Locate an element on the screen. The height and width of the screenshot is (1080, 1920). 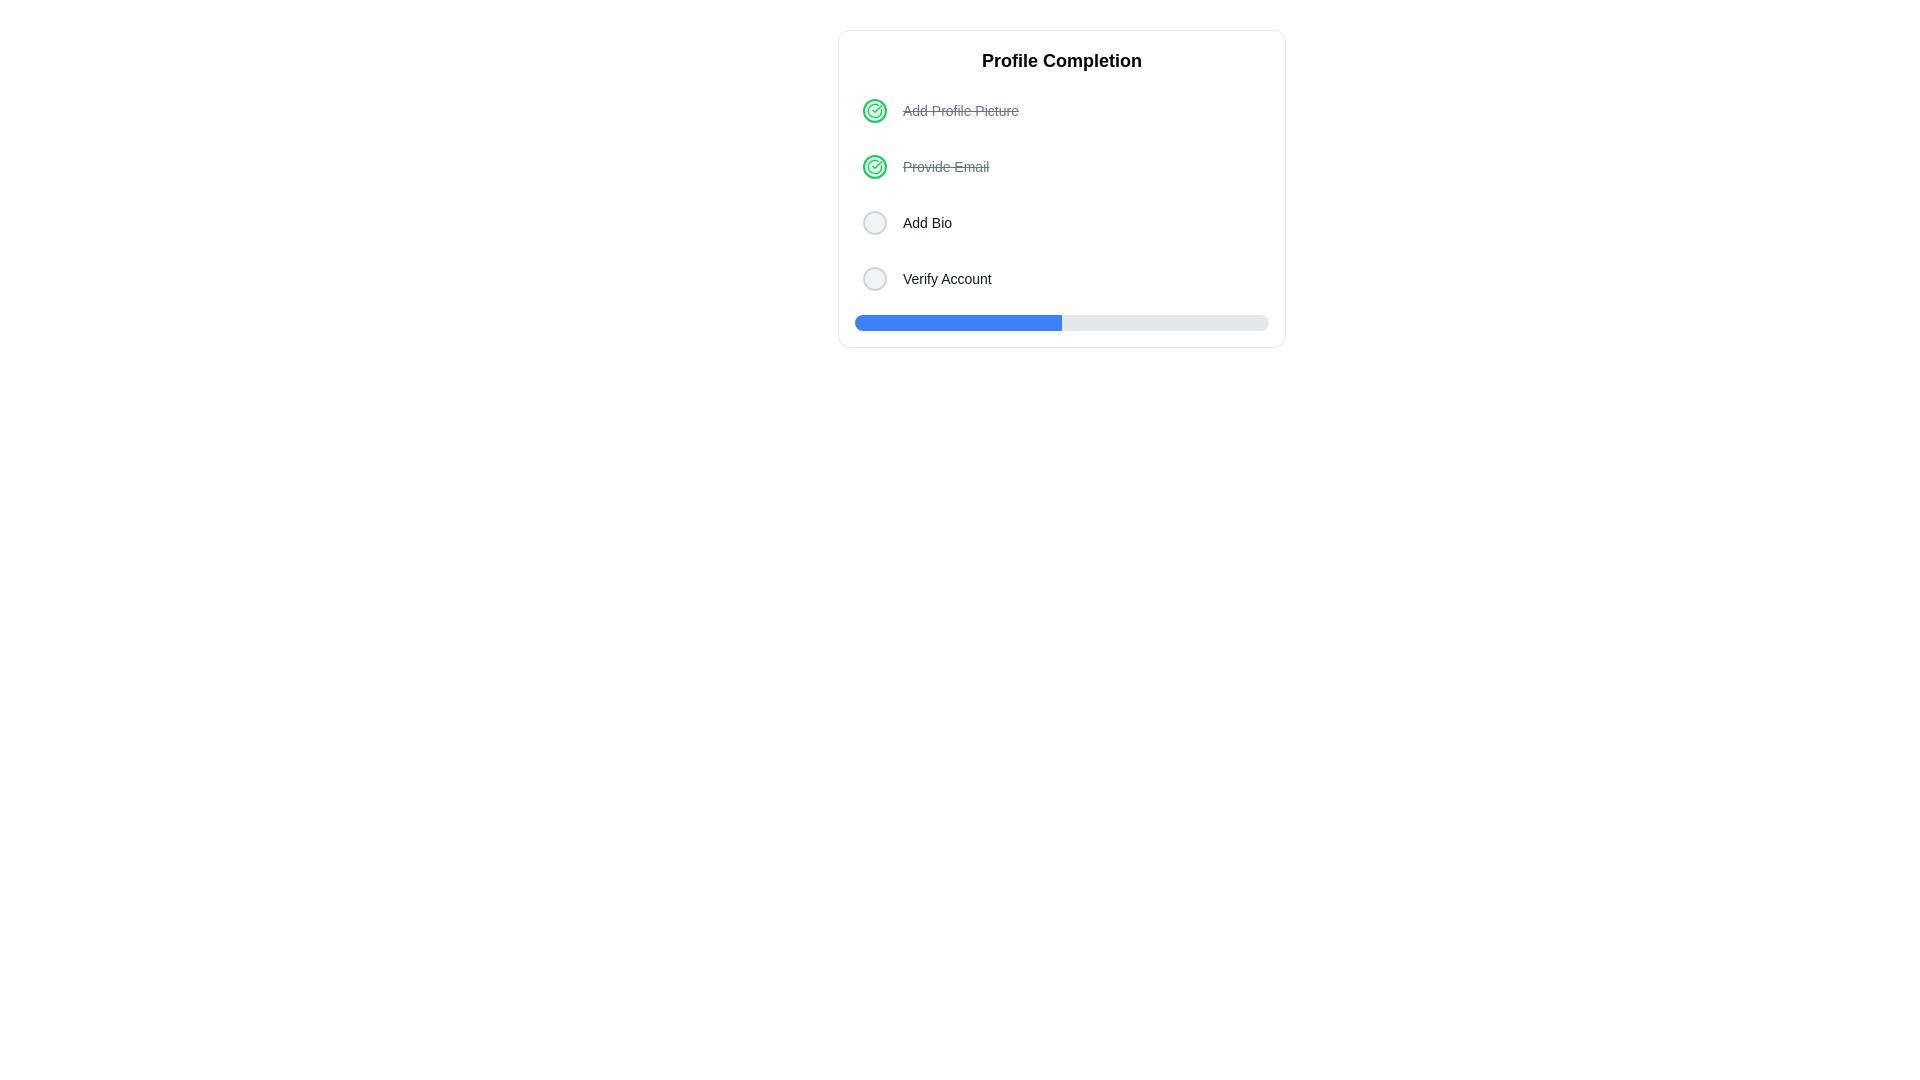
the completed profile task icon that indicates the successful completion of providing an email address in the profile completion interface is located at coordinates (874, 111).